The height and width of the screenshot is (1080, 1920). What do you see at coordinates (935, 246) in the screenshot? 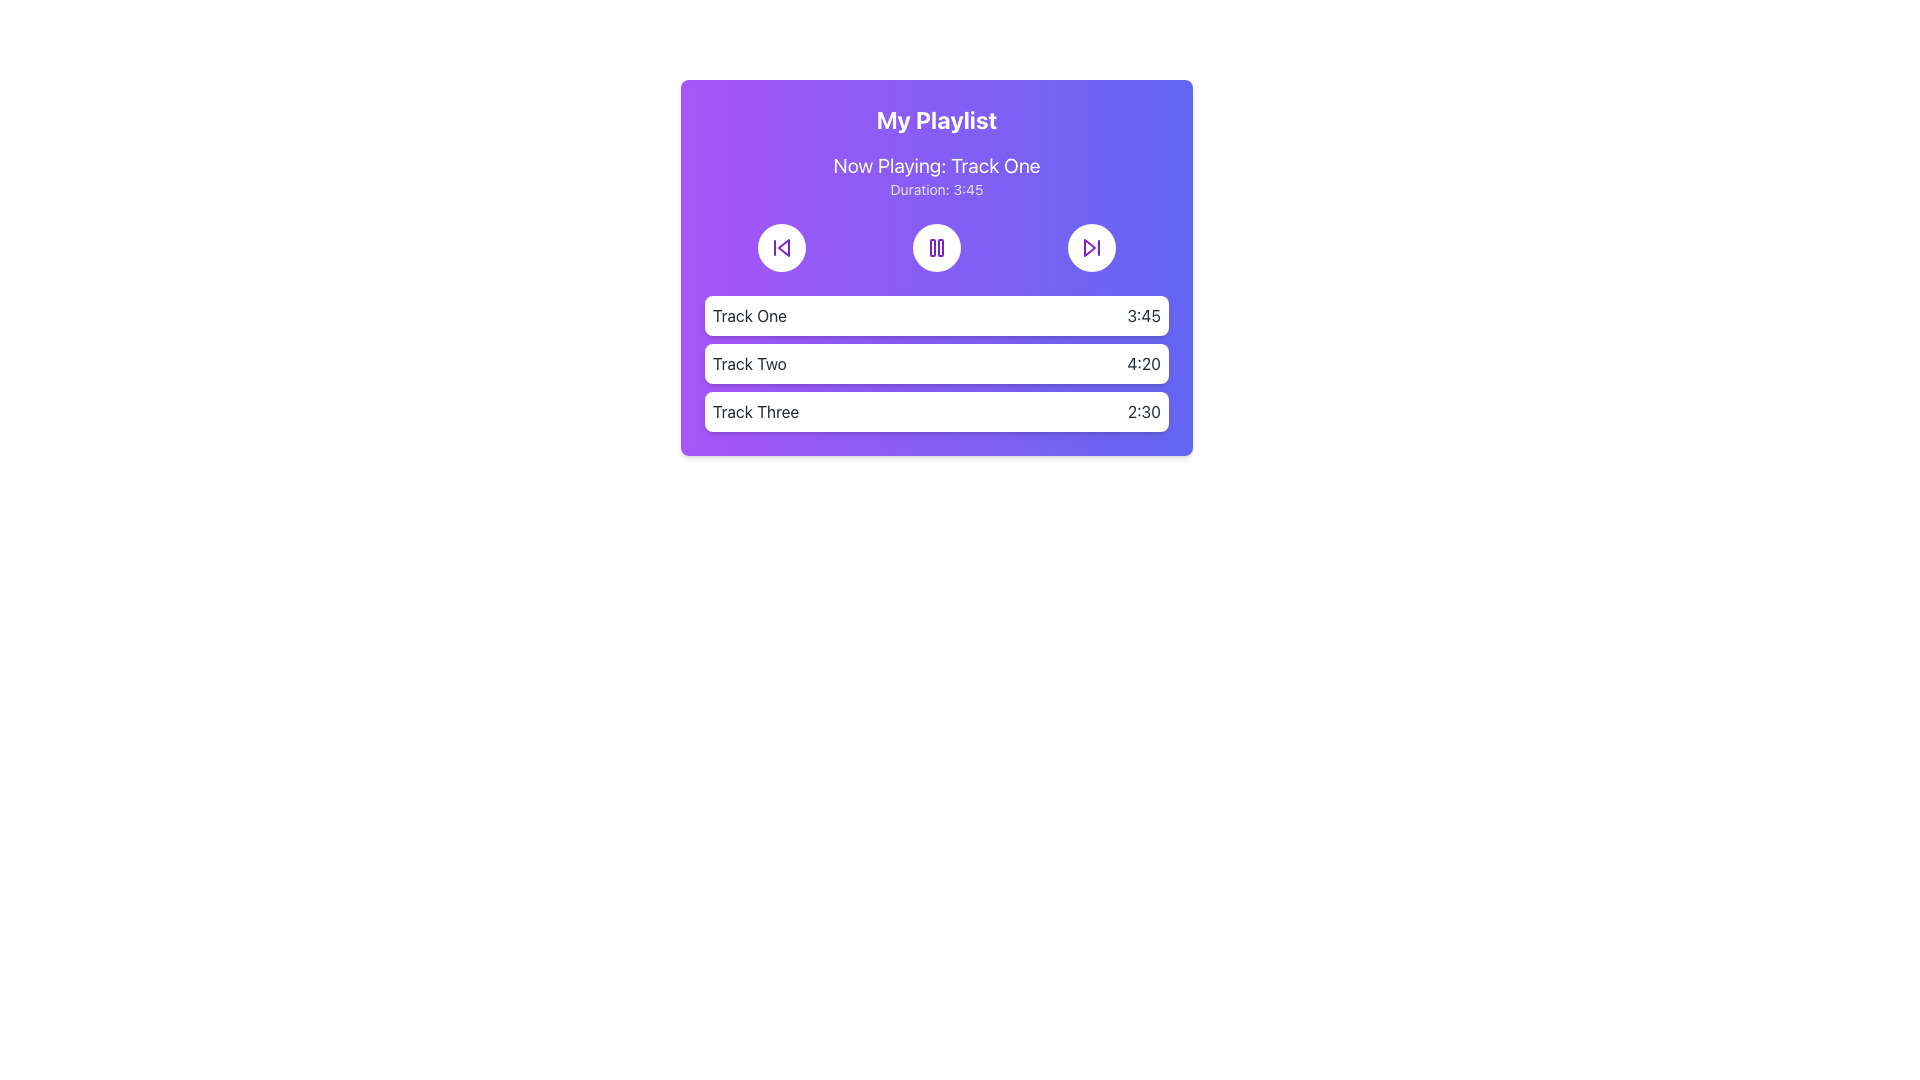
I see `the 'pause' button, which is the second circular button in a row of three` at bounding box center [935, 246].